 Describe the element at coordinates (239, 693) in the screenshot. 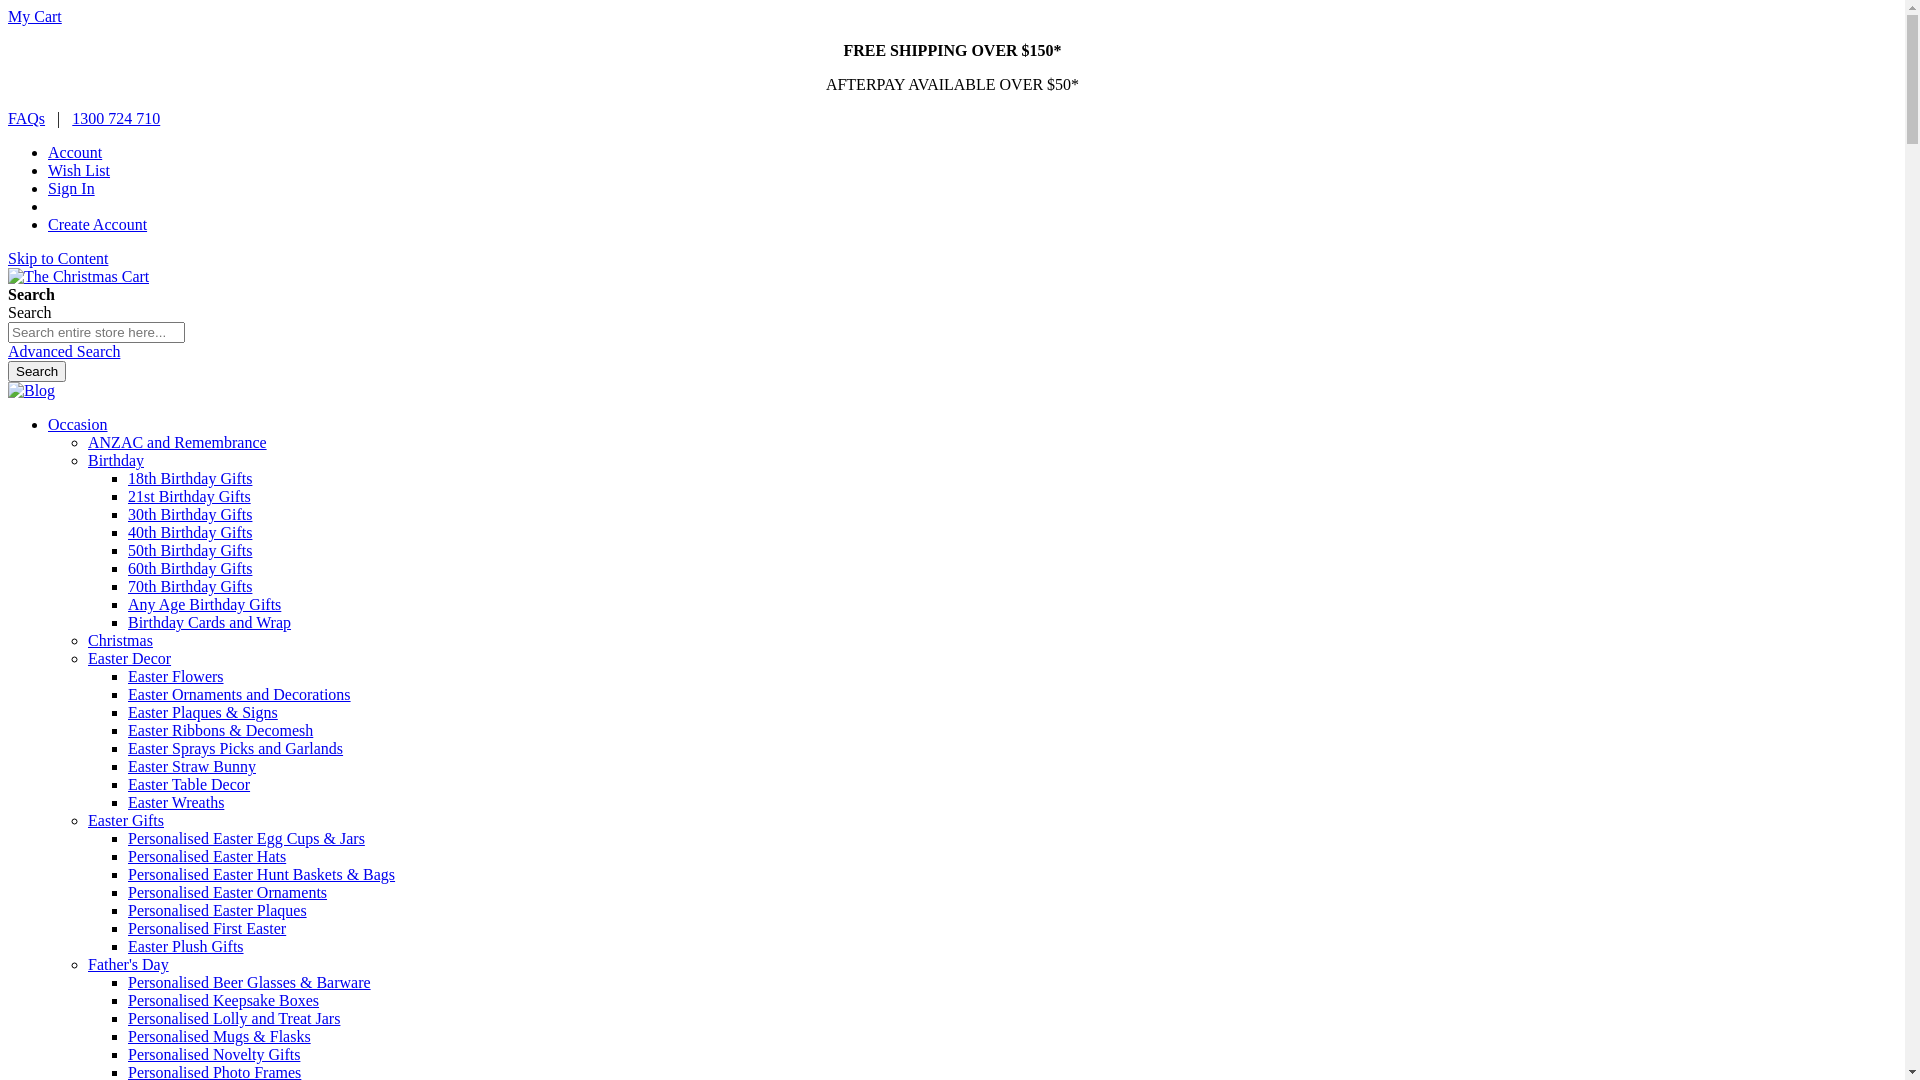

I see `'Easter Ornaments and Decorations'` at that location.